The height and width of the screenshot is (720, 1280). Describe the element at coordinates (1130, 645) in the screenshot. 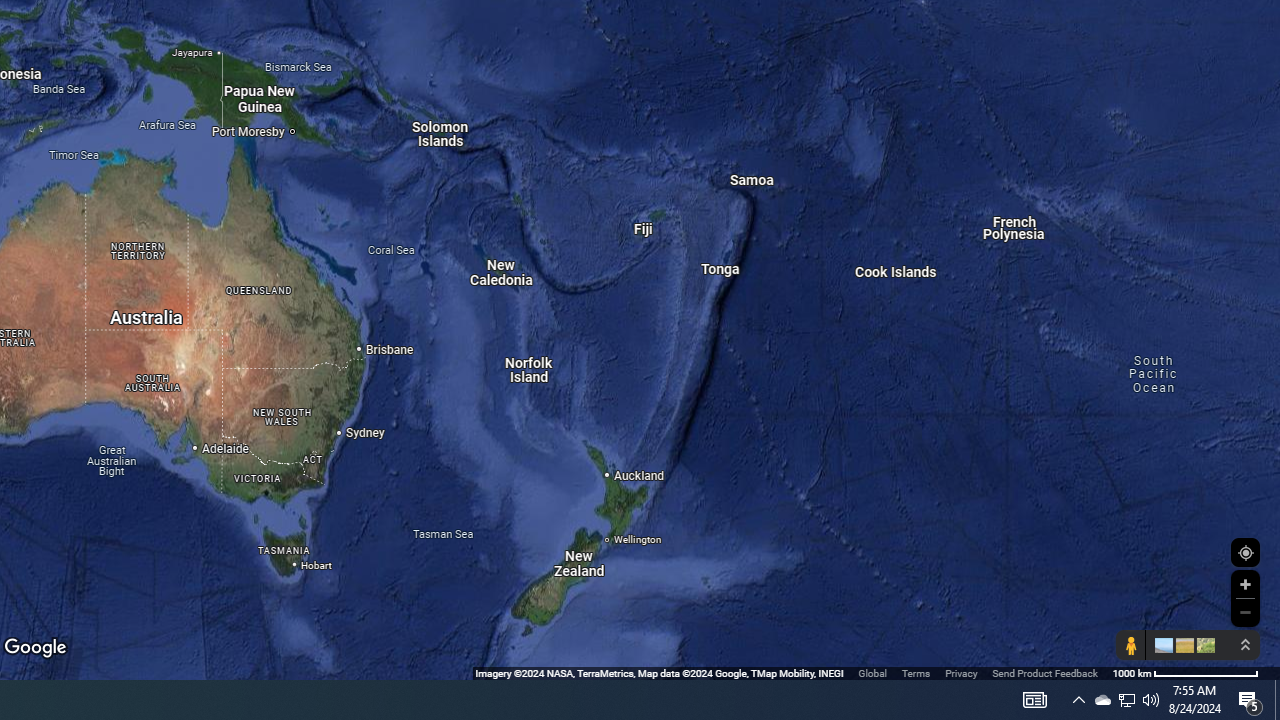

I see `'Show Street View coverage'` at that location.